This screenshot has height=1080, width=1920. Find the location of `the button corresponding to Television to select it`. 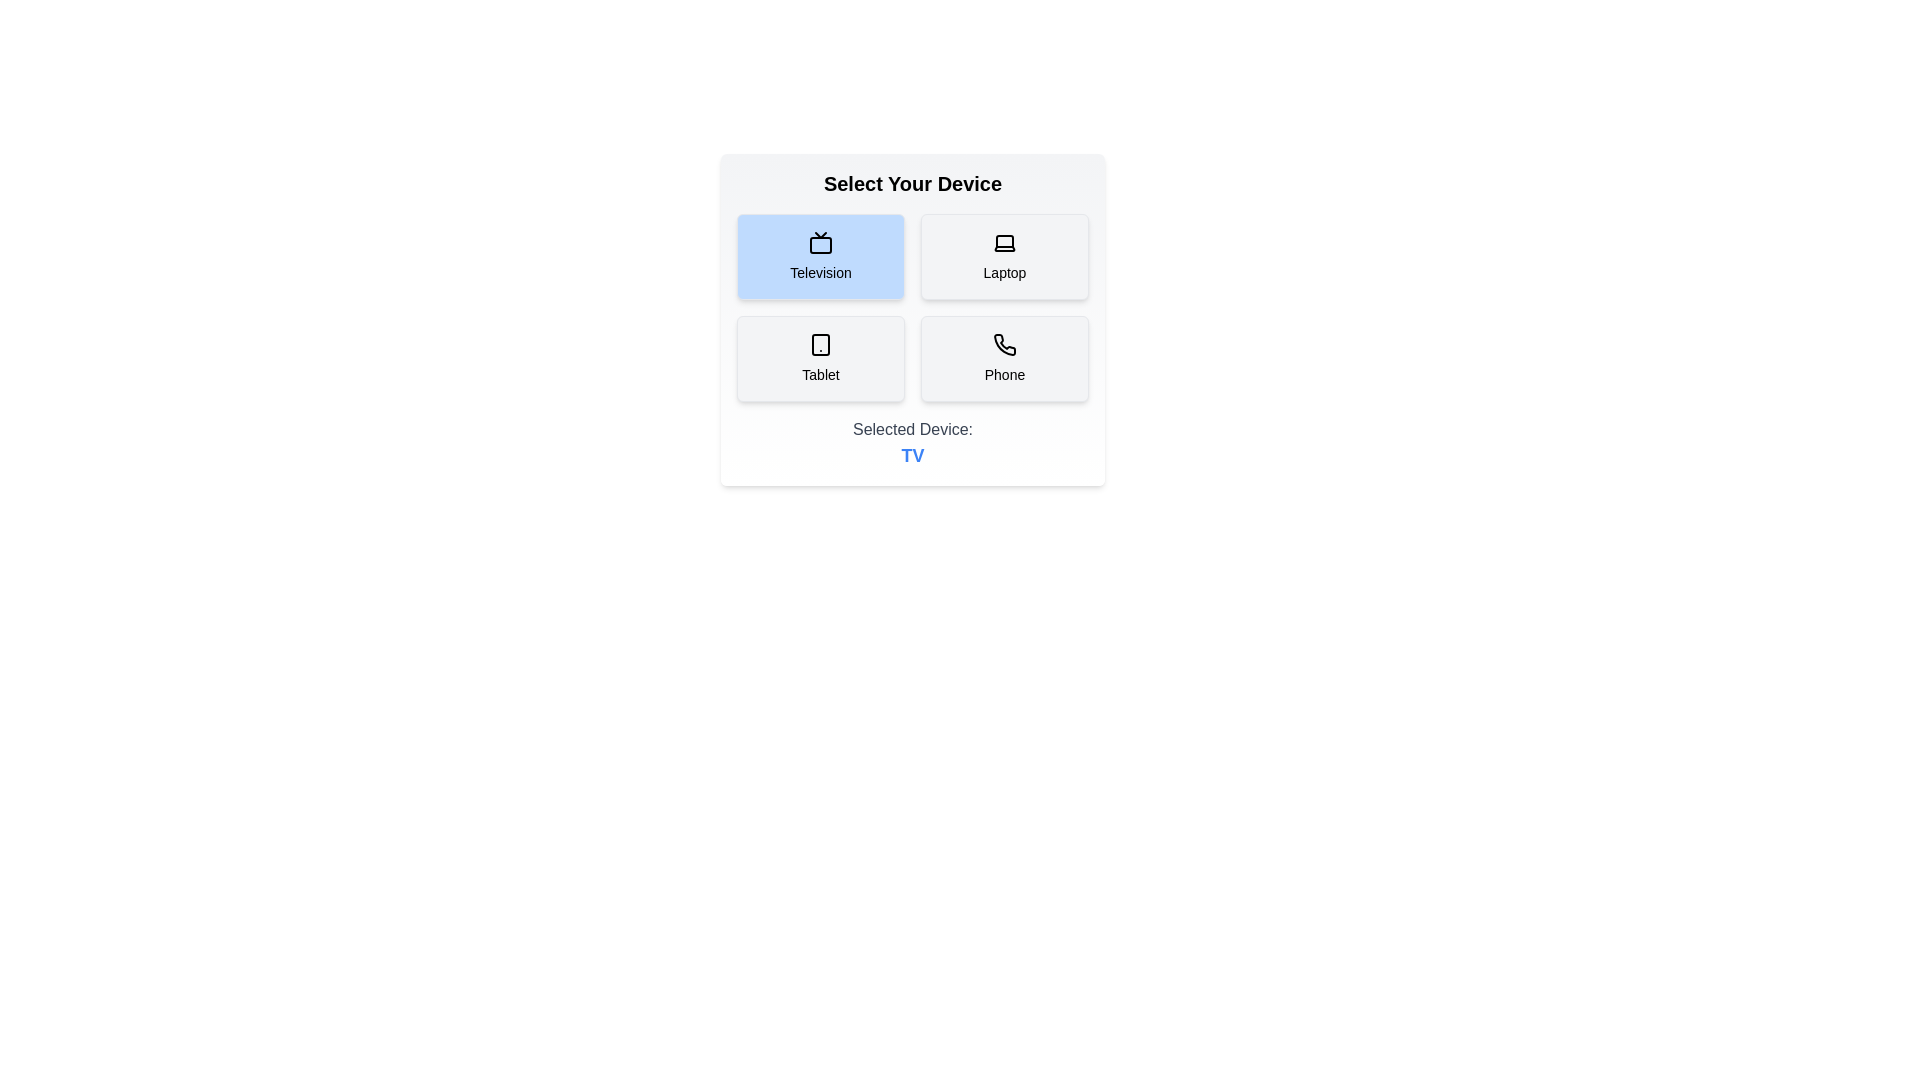

the button corresponding to Television to select it is located at coordinates (820, 256).